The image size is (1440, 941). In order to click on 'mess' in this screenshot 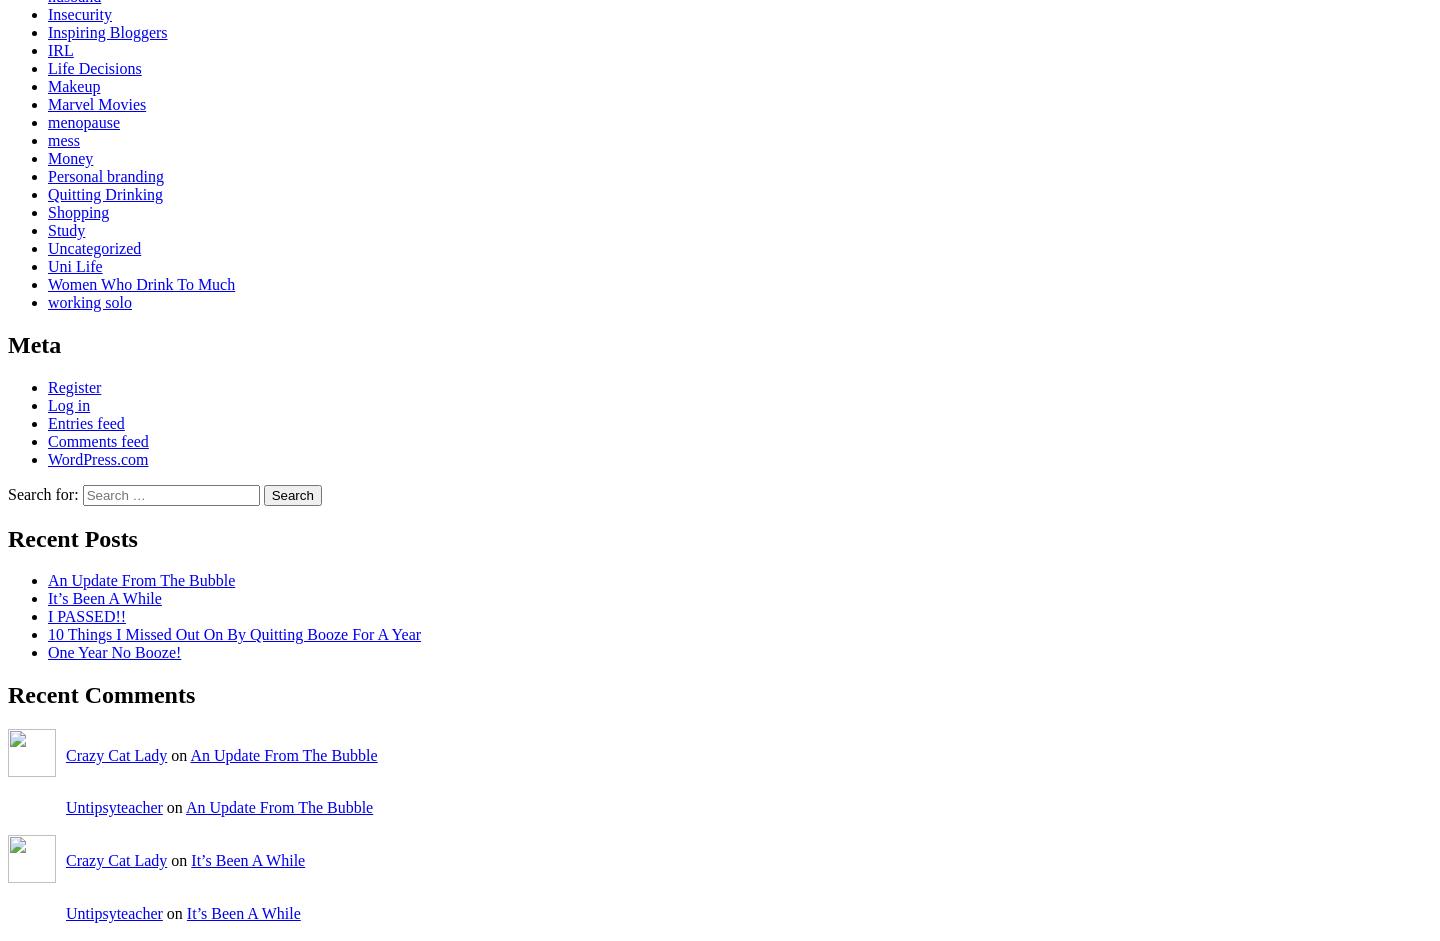, I will do `click(63, 138)`.